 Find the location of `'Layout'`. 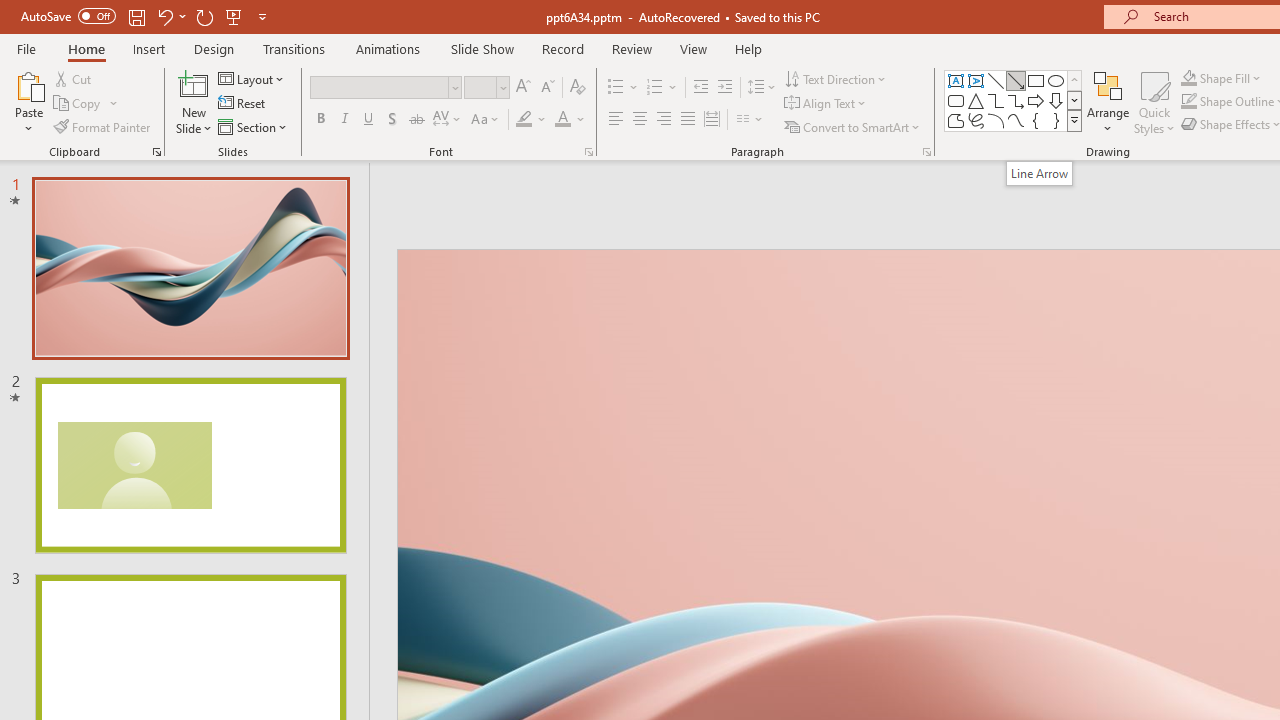

'Layout' is located at coordinates (251, 78).